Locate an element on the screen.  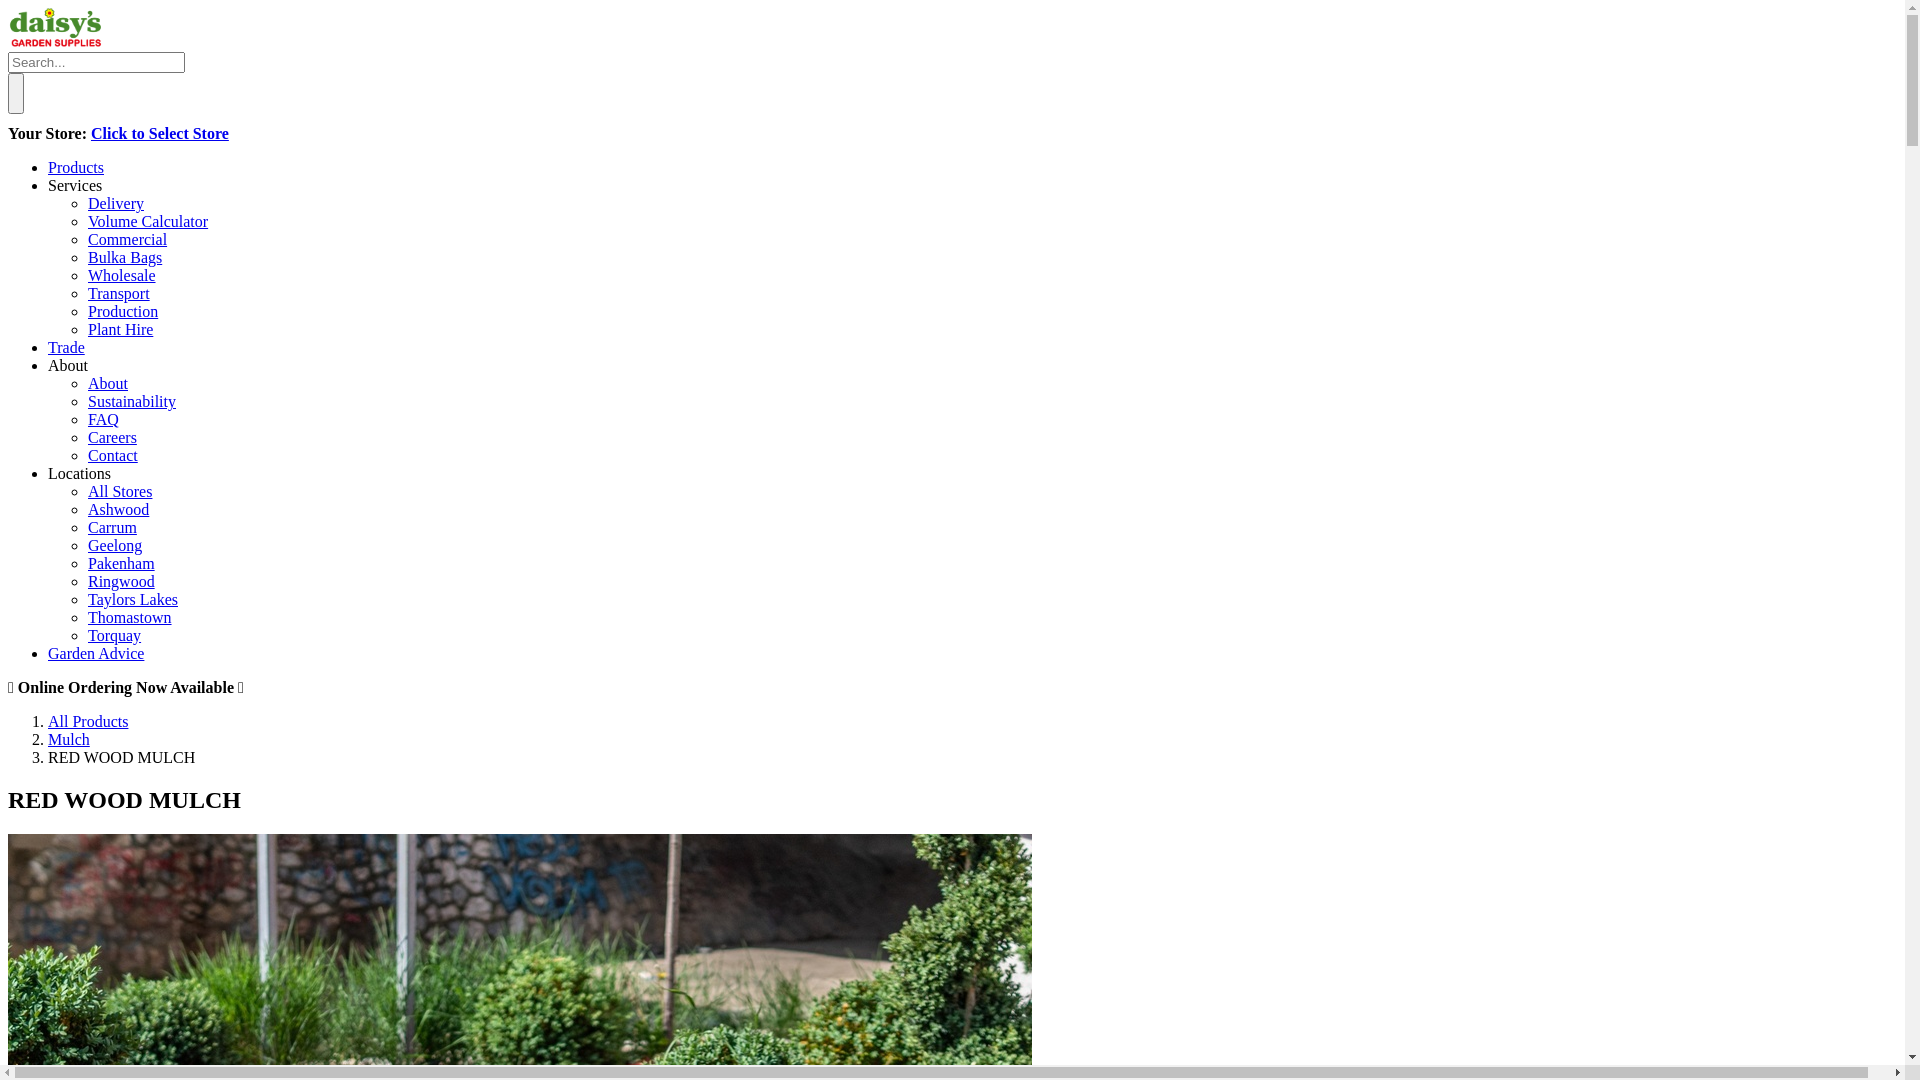
'Transport' is located at coordinates (118, 293).